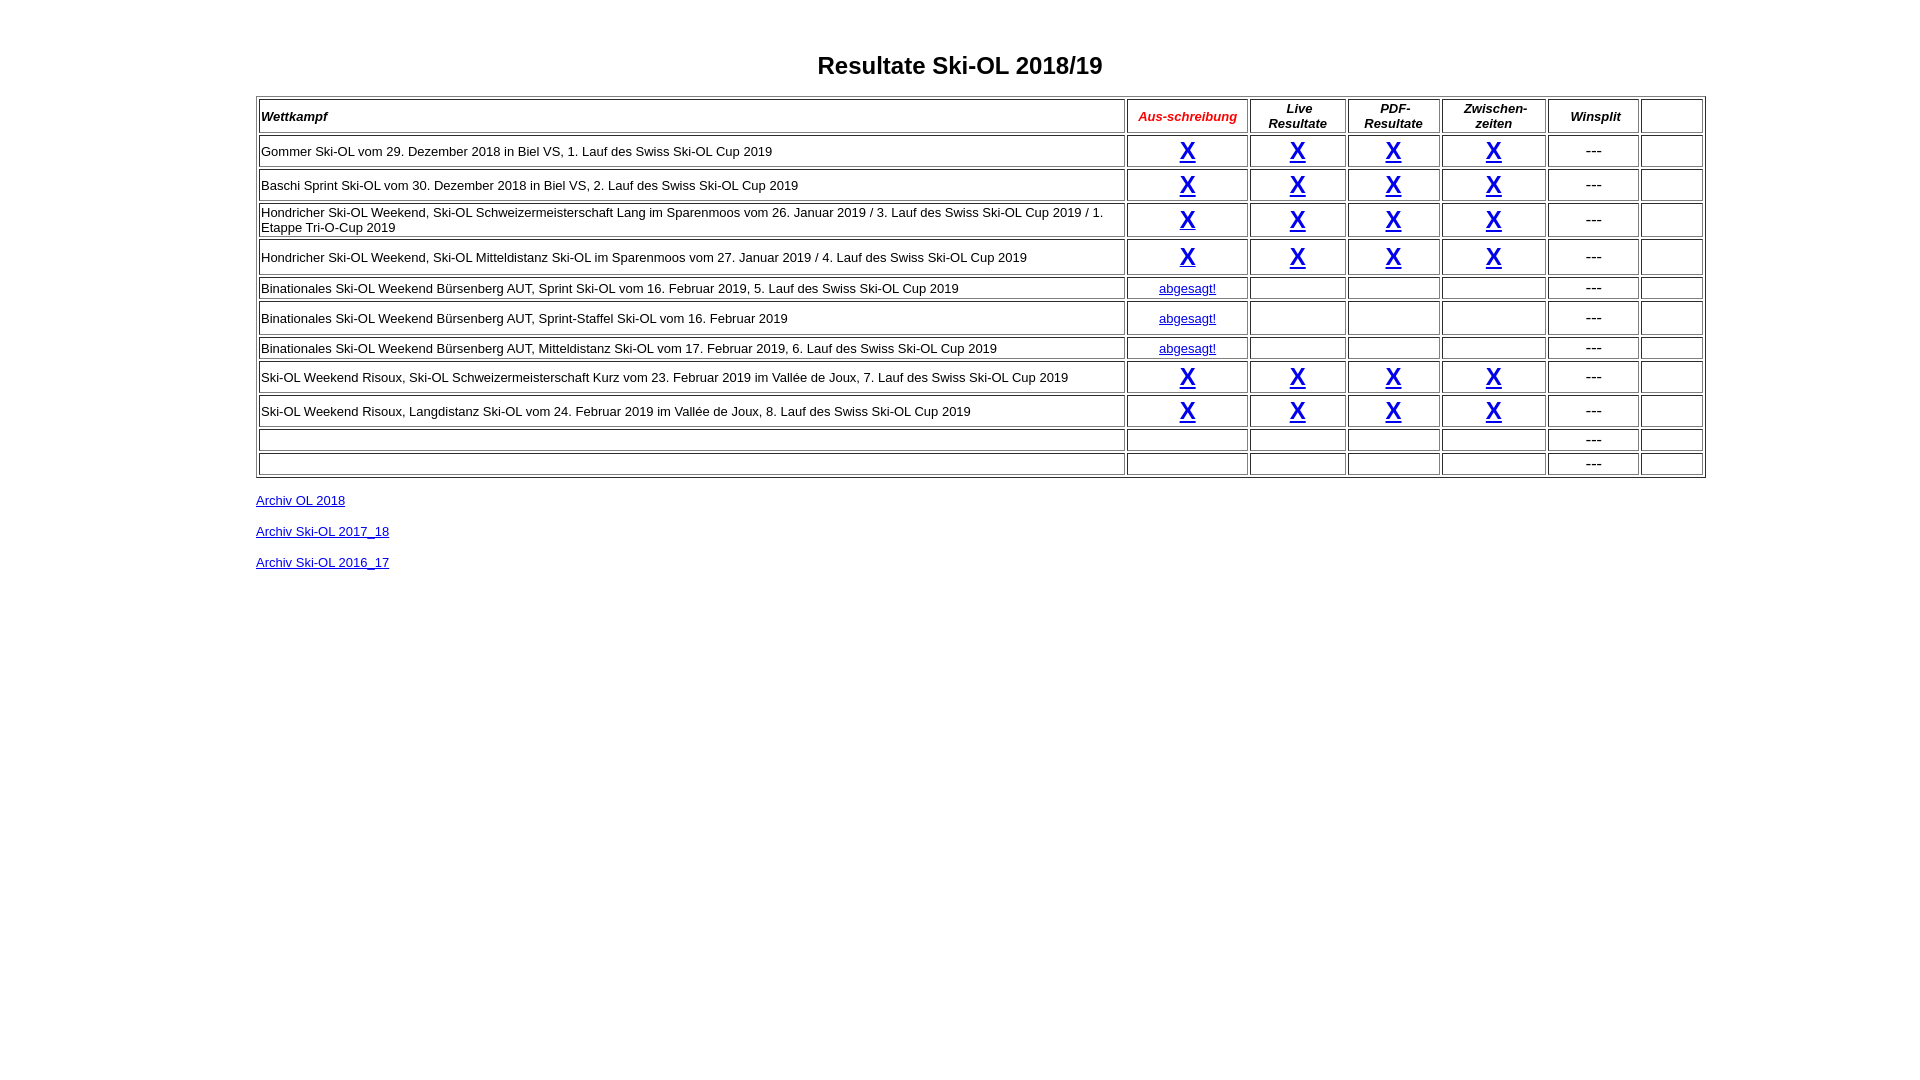 Image resolution: width=1920 pixels, height=1080 pixels. I want to click on 'X', so click(1180, 184).